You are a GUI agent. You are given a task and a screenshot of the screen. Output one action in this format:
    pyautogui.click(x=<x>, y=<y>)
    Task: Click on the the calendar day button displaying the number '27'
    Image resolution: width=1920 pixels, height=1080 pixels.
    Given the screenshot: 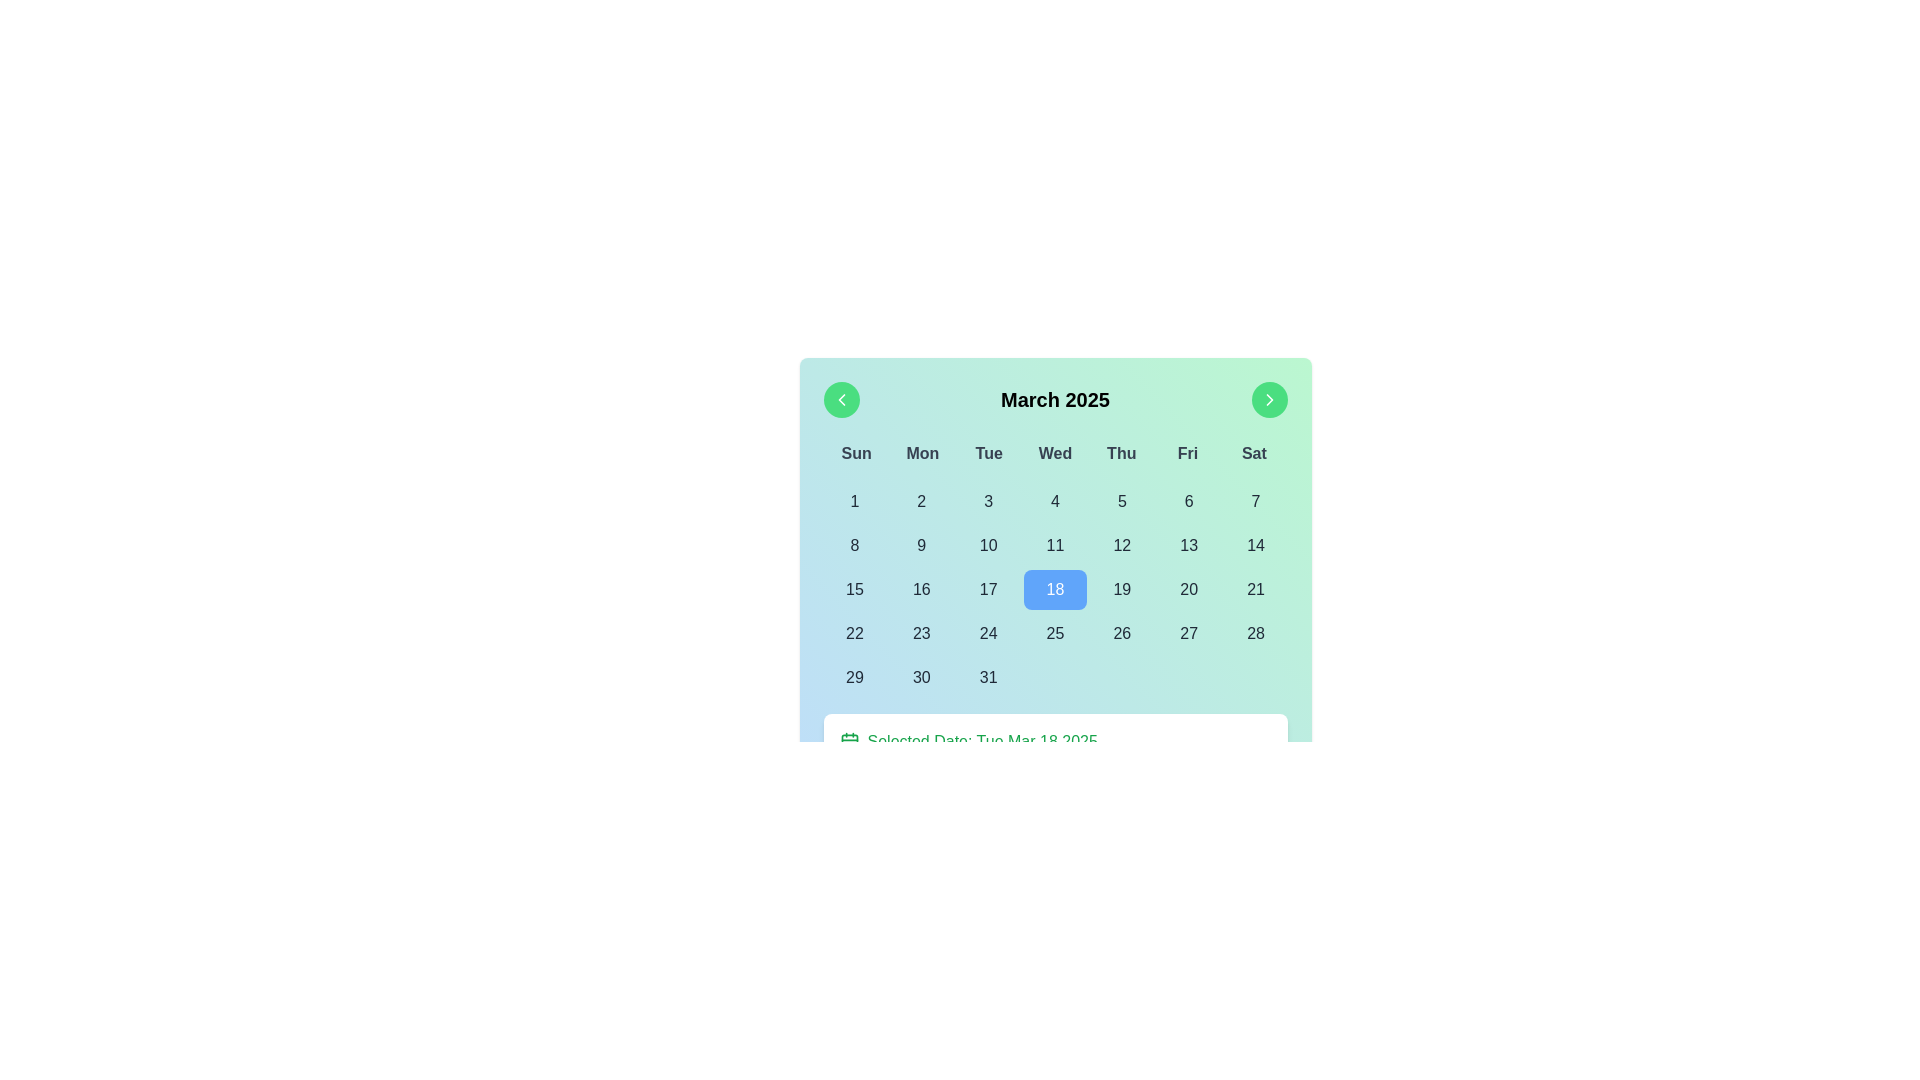 What is the action you would take?
    pyautogui.click(x=1189, y=633)
    